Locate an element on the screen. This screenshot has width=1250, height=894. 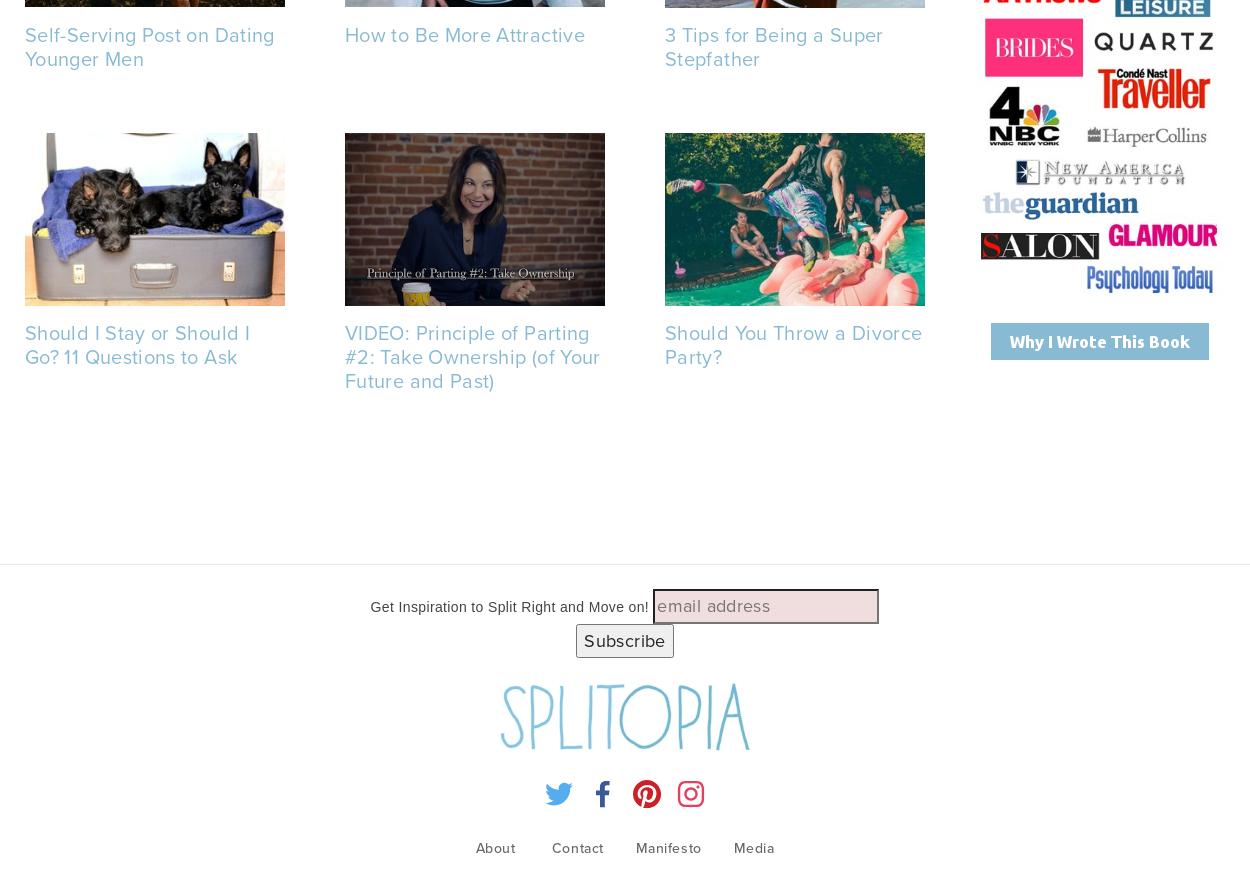
'VIDEO: Principle of Parting #2: Take Ownership (of Your Future and Past)' is located at coordinates (471, 354).